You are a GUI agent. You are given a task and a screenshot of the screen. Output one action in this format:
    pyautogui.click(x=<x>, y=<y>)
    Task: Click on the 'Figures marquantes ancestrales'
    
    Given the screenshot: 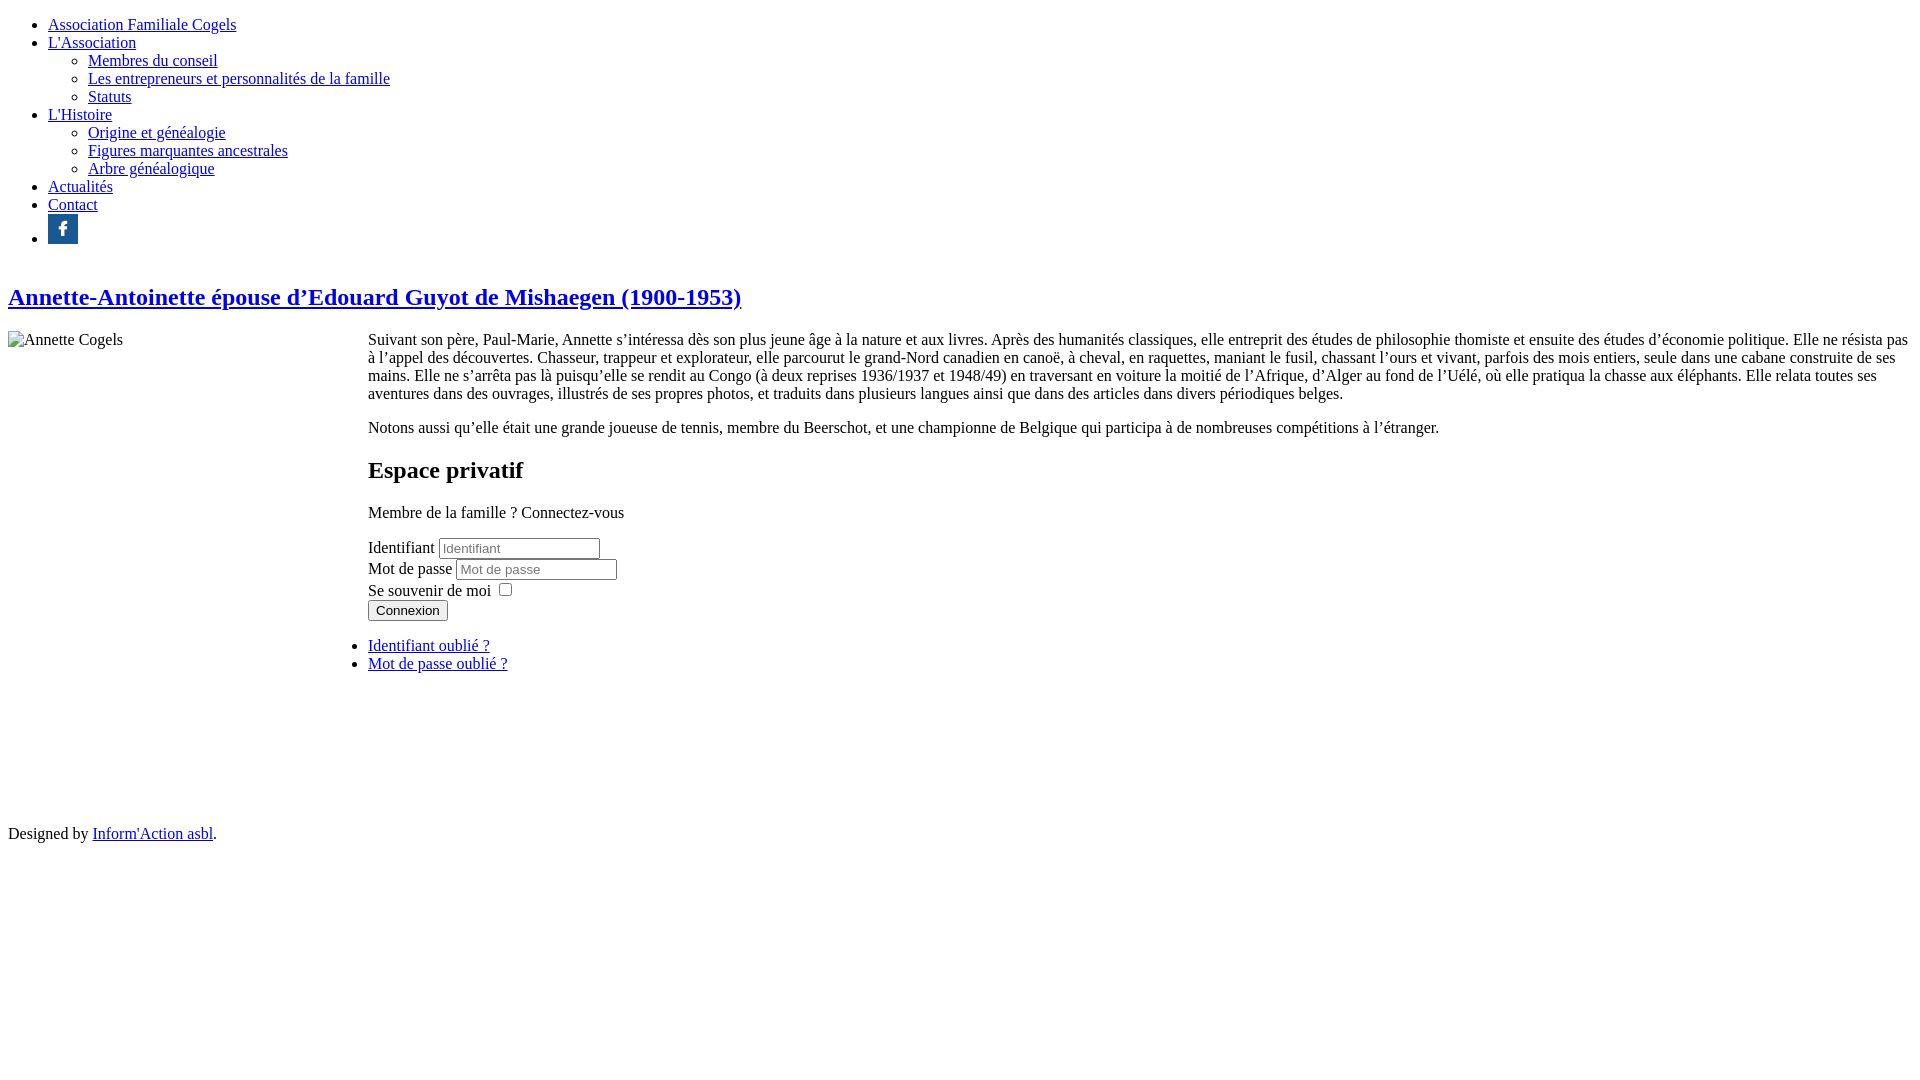 What is the action you would take?
    pyautogui.click(x=187, y=149)
    